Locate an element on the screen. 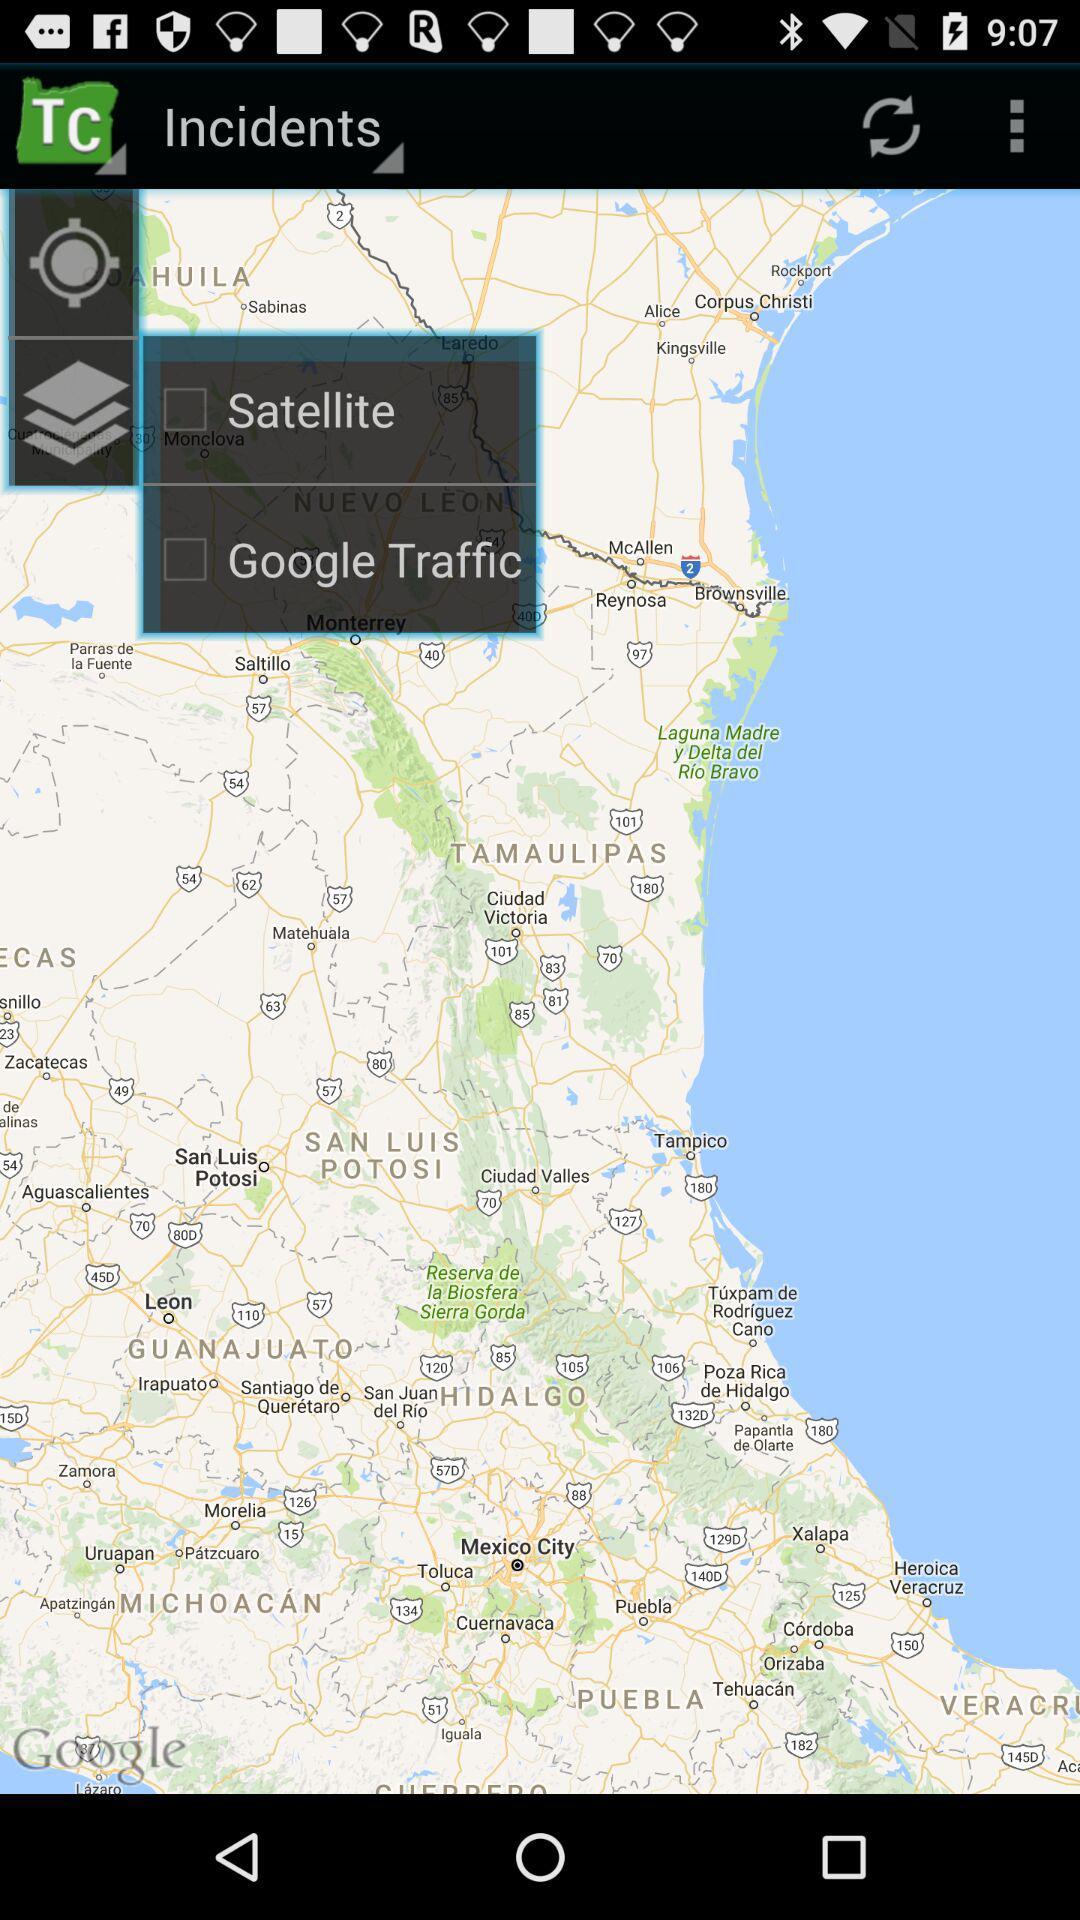 Image resolution: width=1080 pixels, height=1920 pixels. icon next to the incidents item is located at coordinates (72, 124).